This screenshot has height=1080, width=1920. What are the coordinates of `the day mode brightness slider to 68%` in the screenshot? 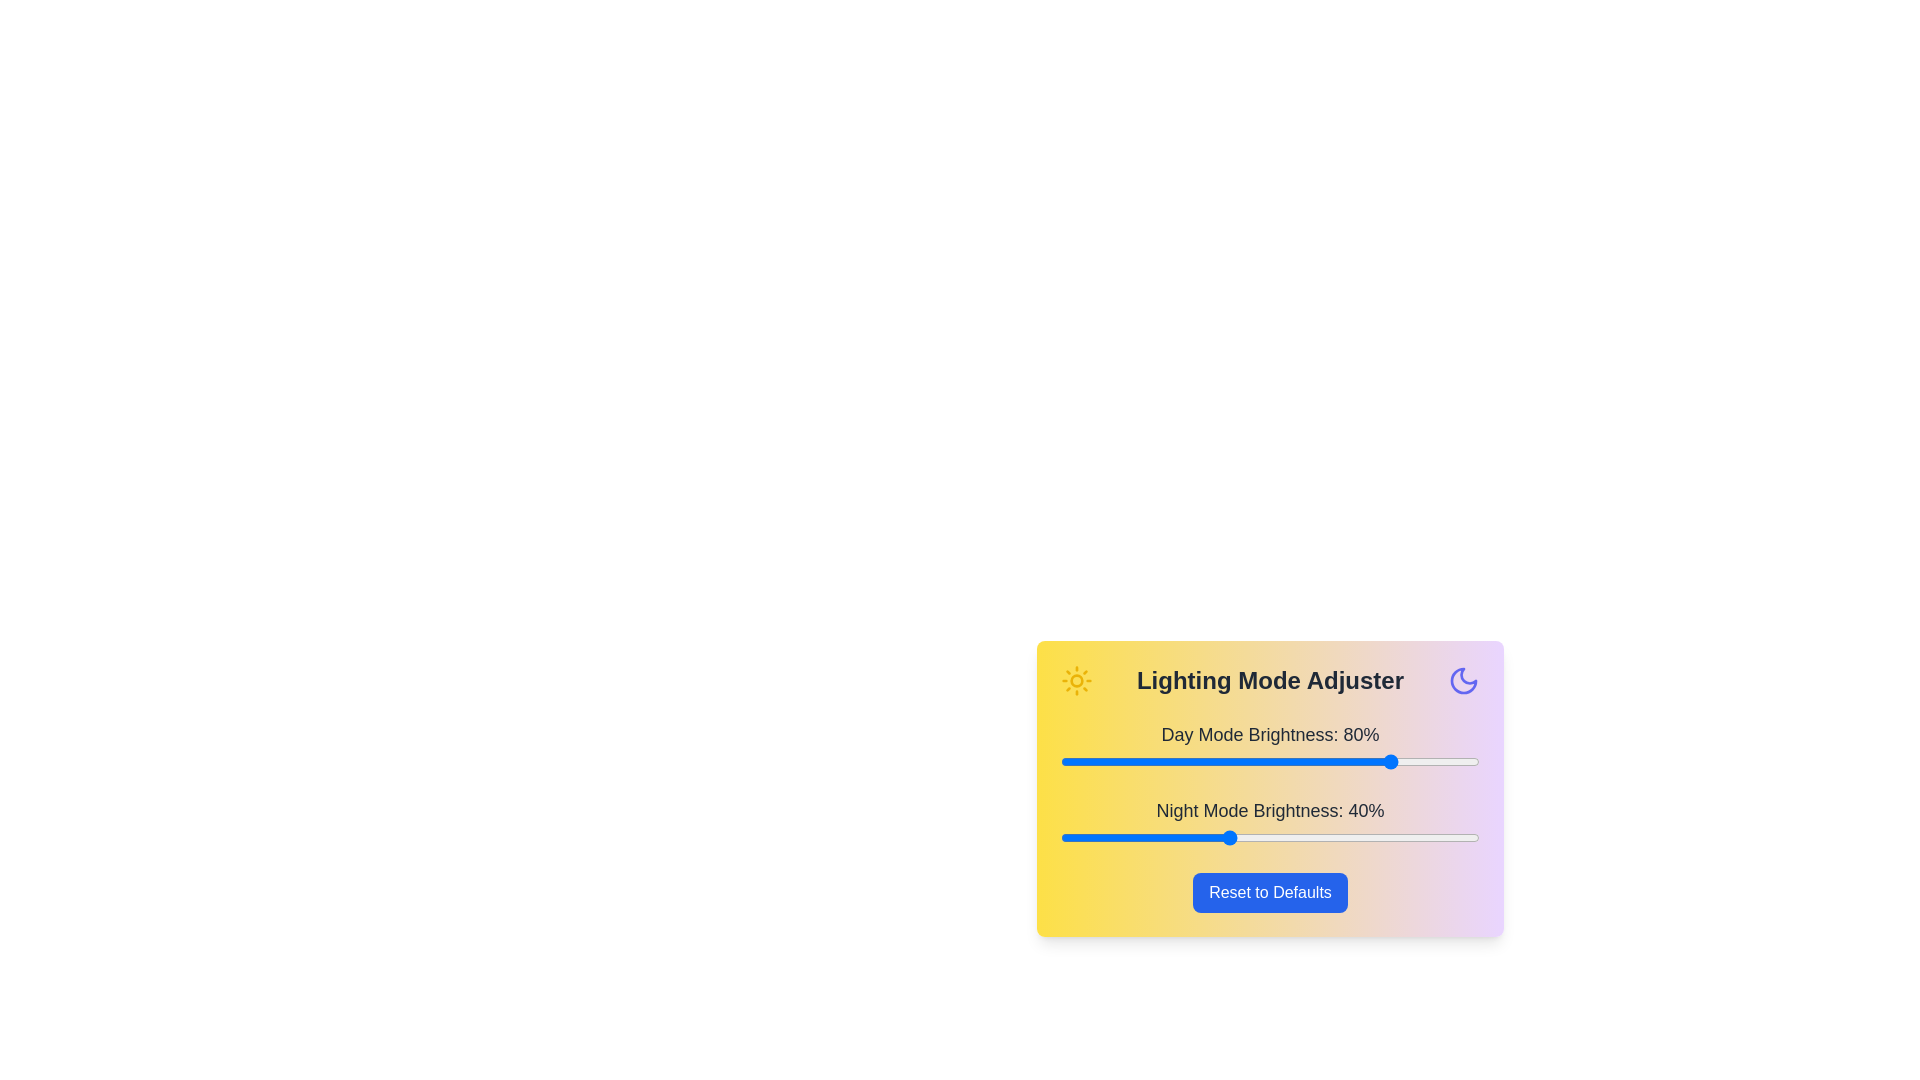 It's located at (1345, 762).